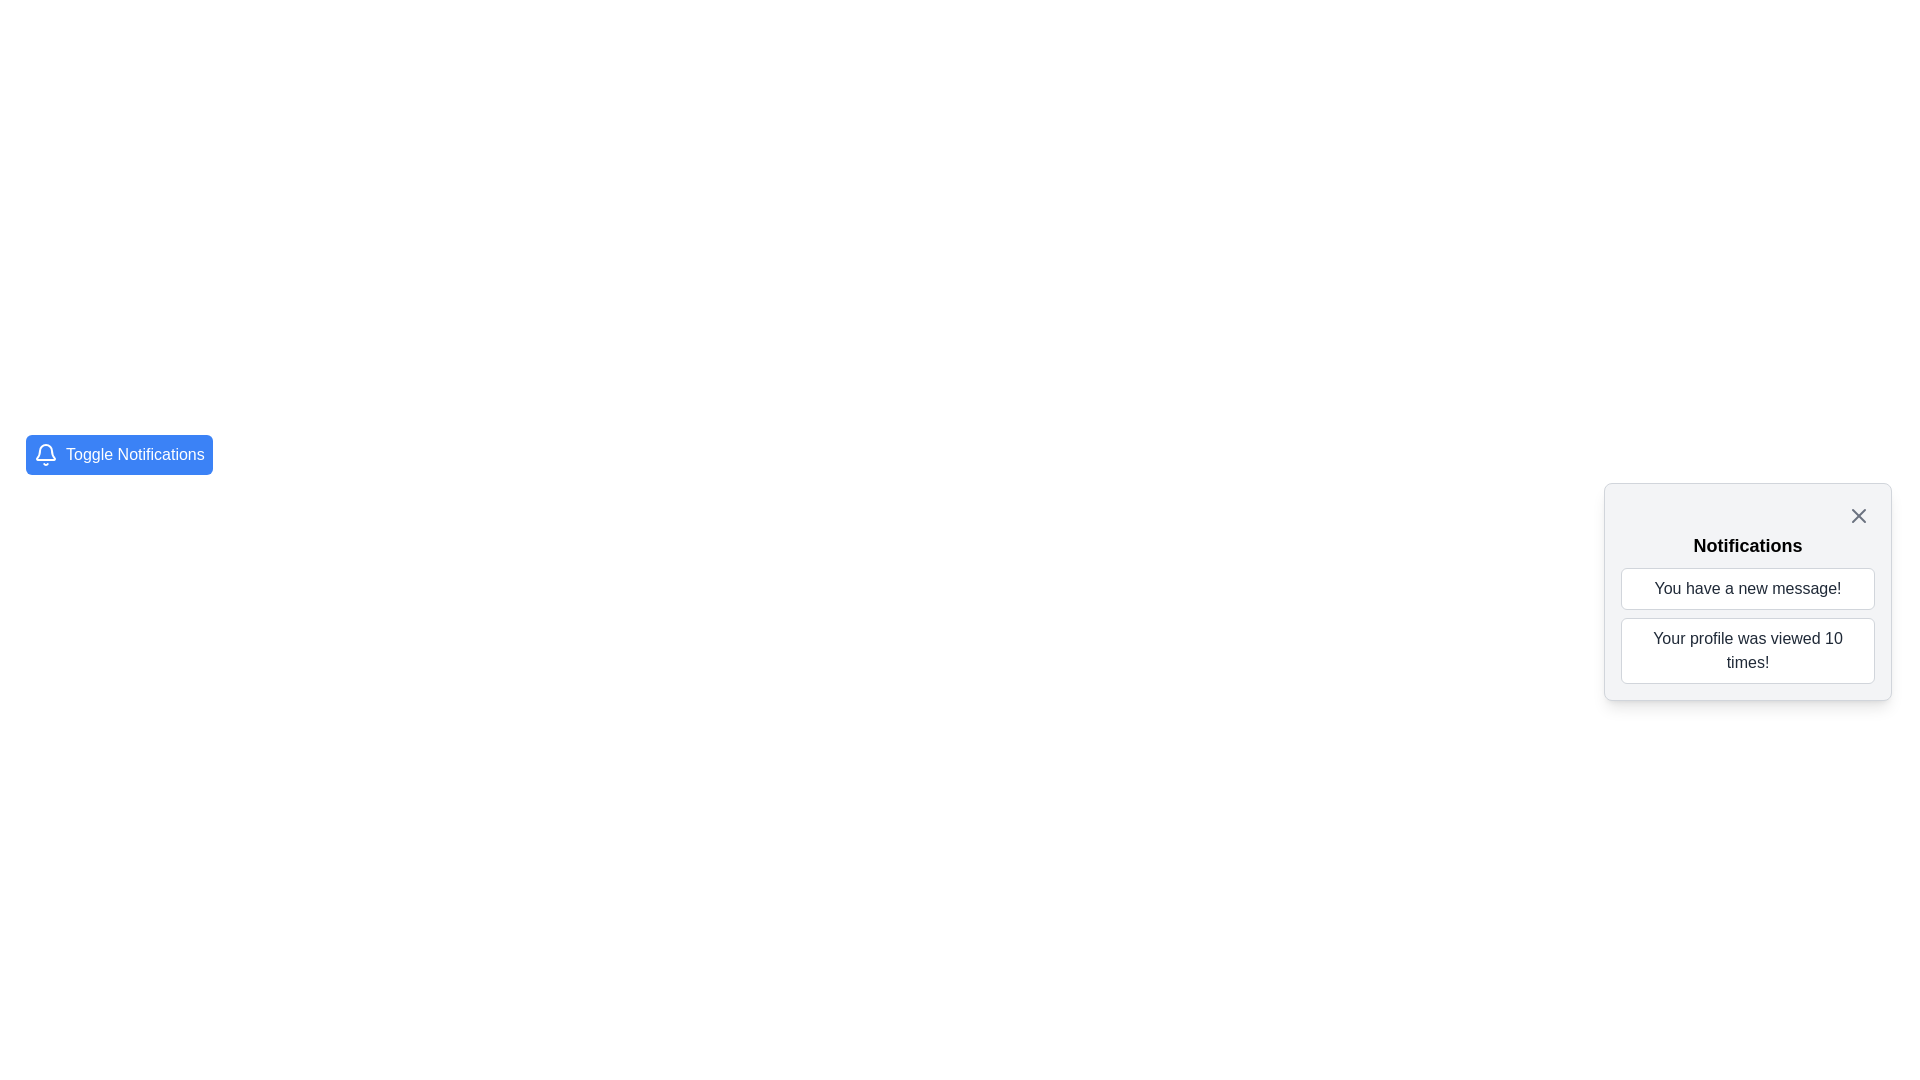 The width and height of the screenshot is (1920, 1080). What do you see at coordinates (46, 452) in the screenshot?
I see `the bell-shaped icon with a blue background and white outlines located on the left side of the 'Toggle Notifications' button` at bounding box center [46, 452].